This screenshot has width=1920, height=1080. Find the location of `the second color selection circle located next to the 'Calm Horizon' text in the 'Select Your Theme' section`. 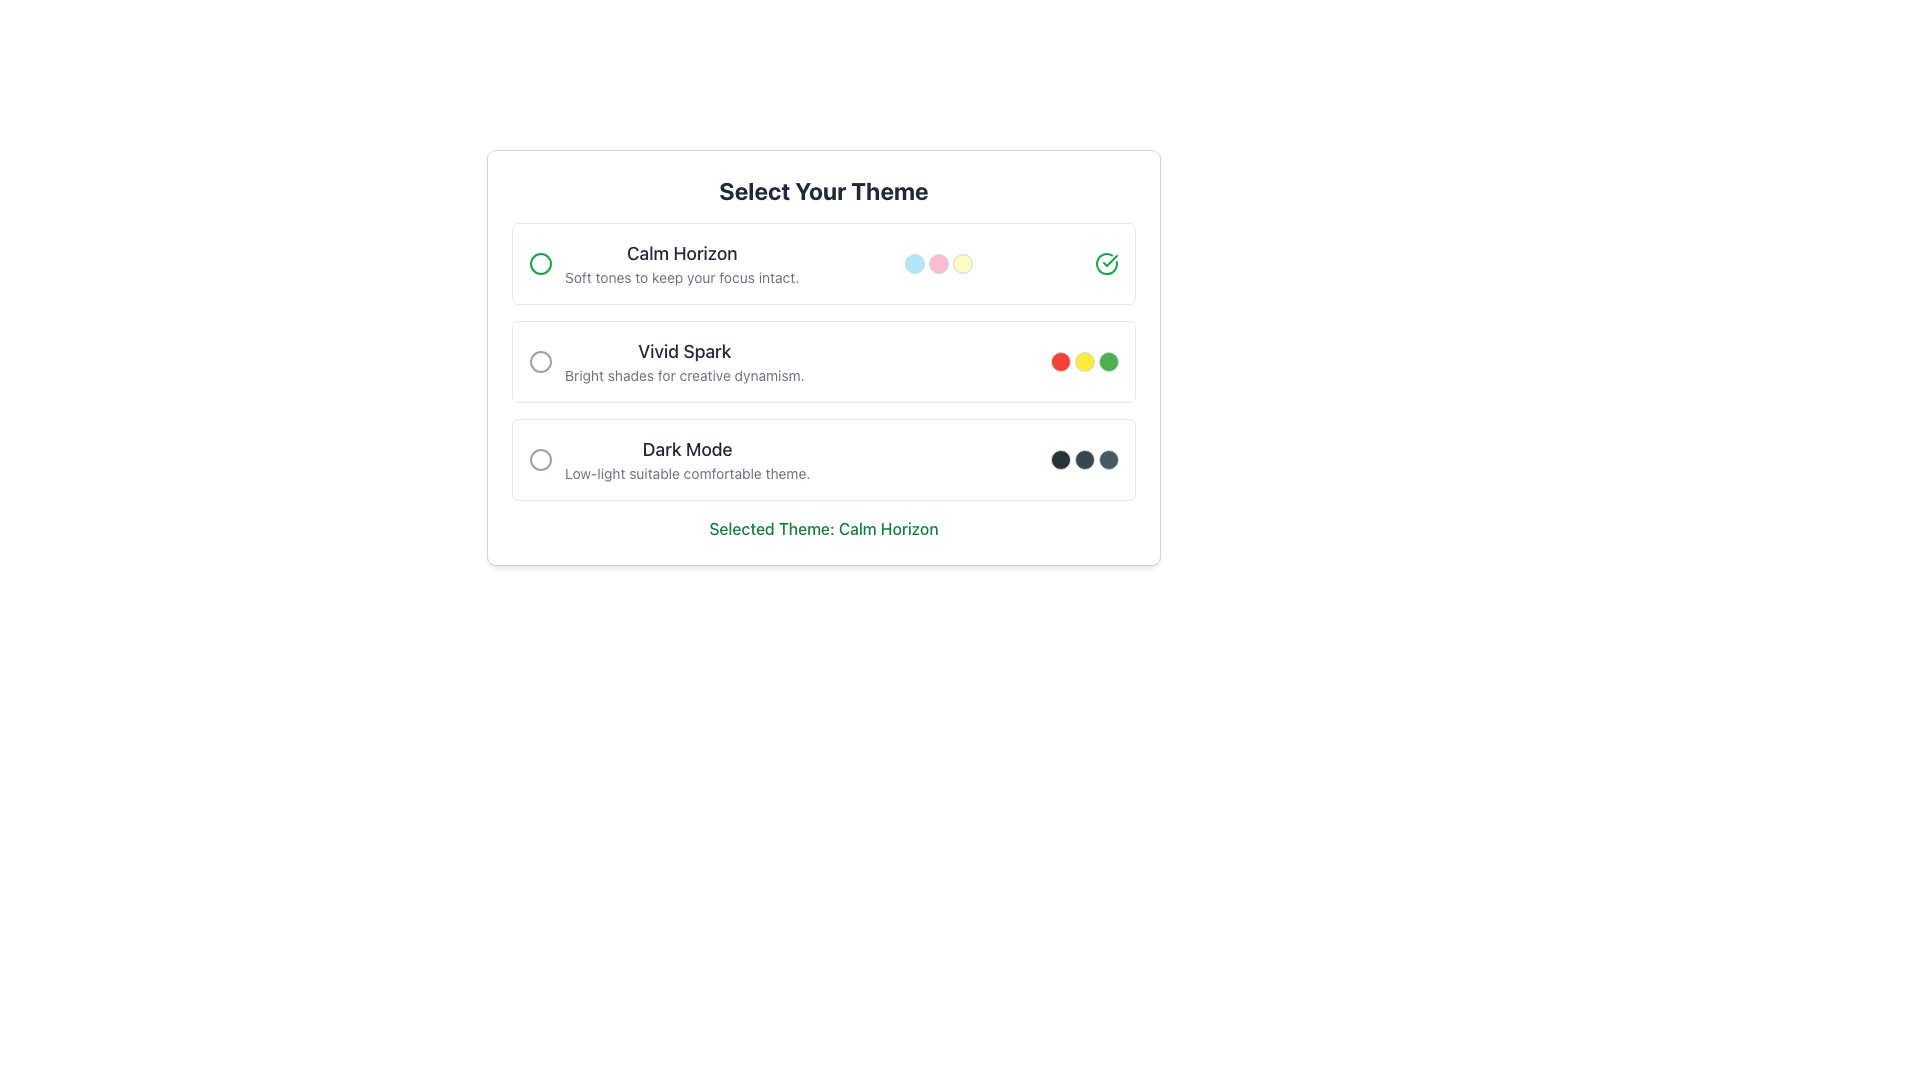

the second color selection circle located next to the 'Calm Horizon' text in the 'Select Your Theme' section is located at coordinates (938, 262).